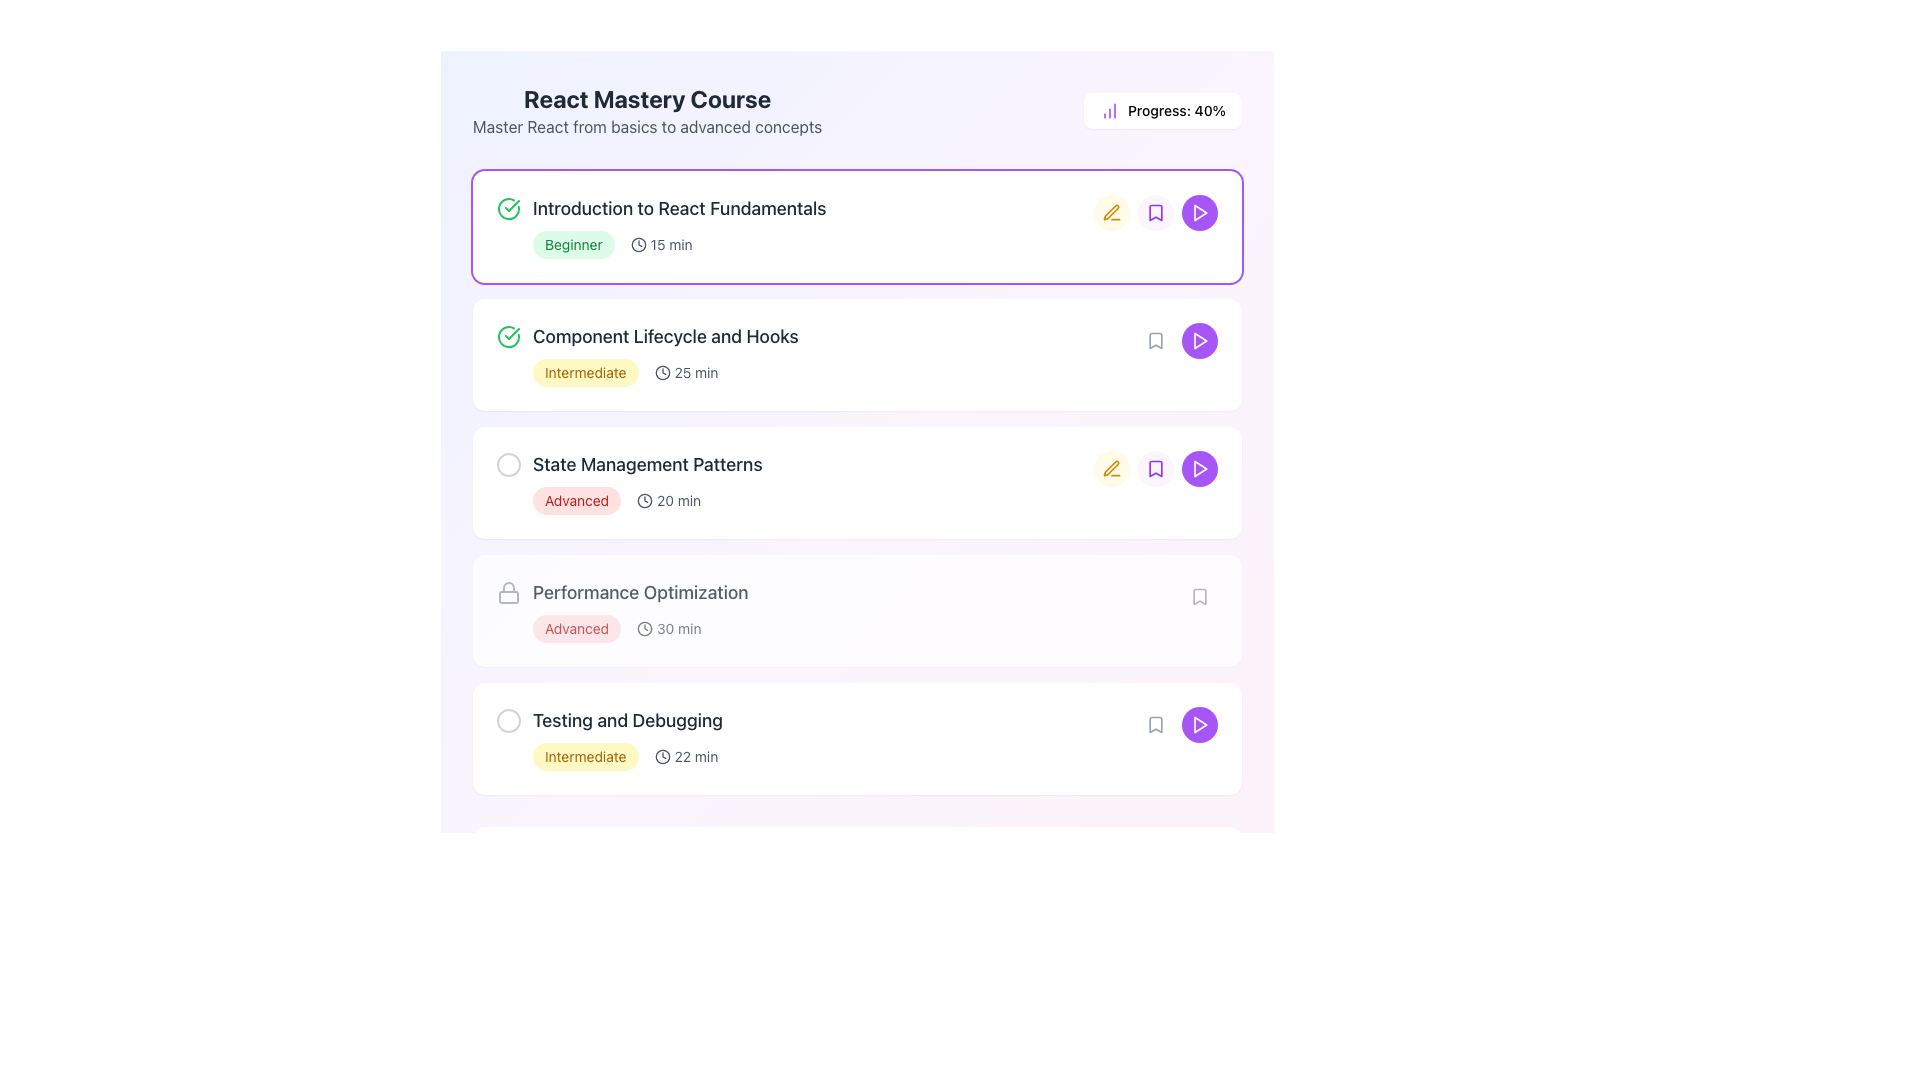 The width and height of the screenshot is (1920, 1080). I want to click on the text label displaying the estimated duration of 22 minutes for the 'Testing and Debugging' course located next to the clock icon in the 'React Mastery Course' interface to note down the duration, so click(696, 756).